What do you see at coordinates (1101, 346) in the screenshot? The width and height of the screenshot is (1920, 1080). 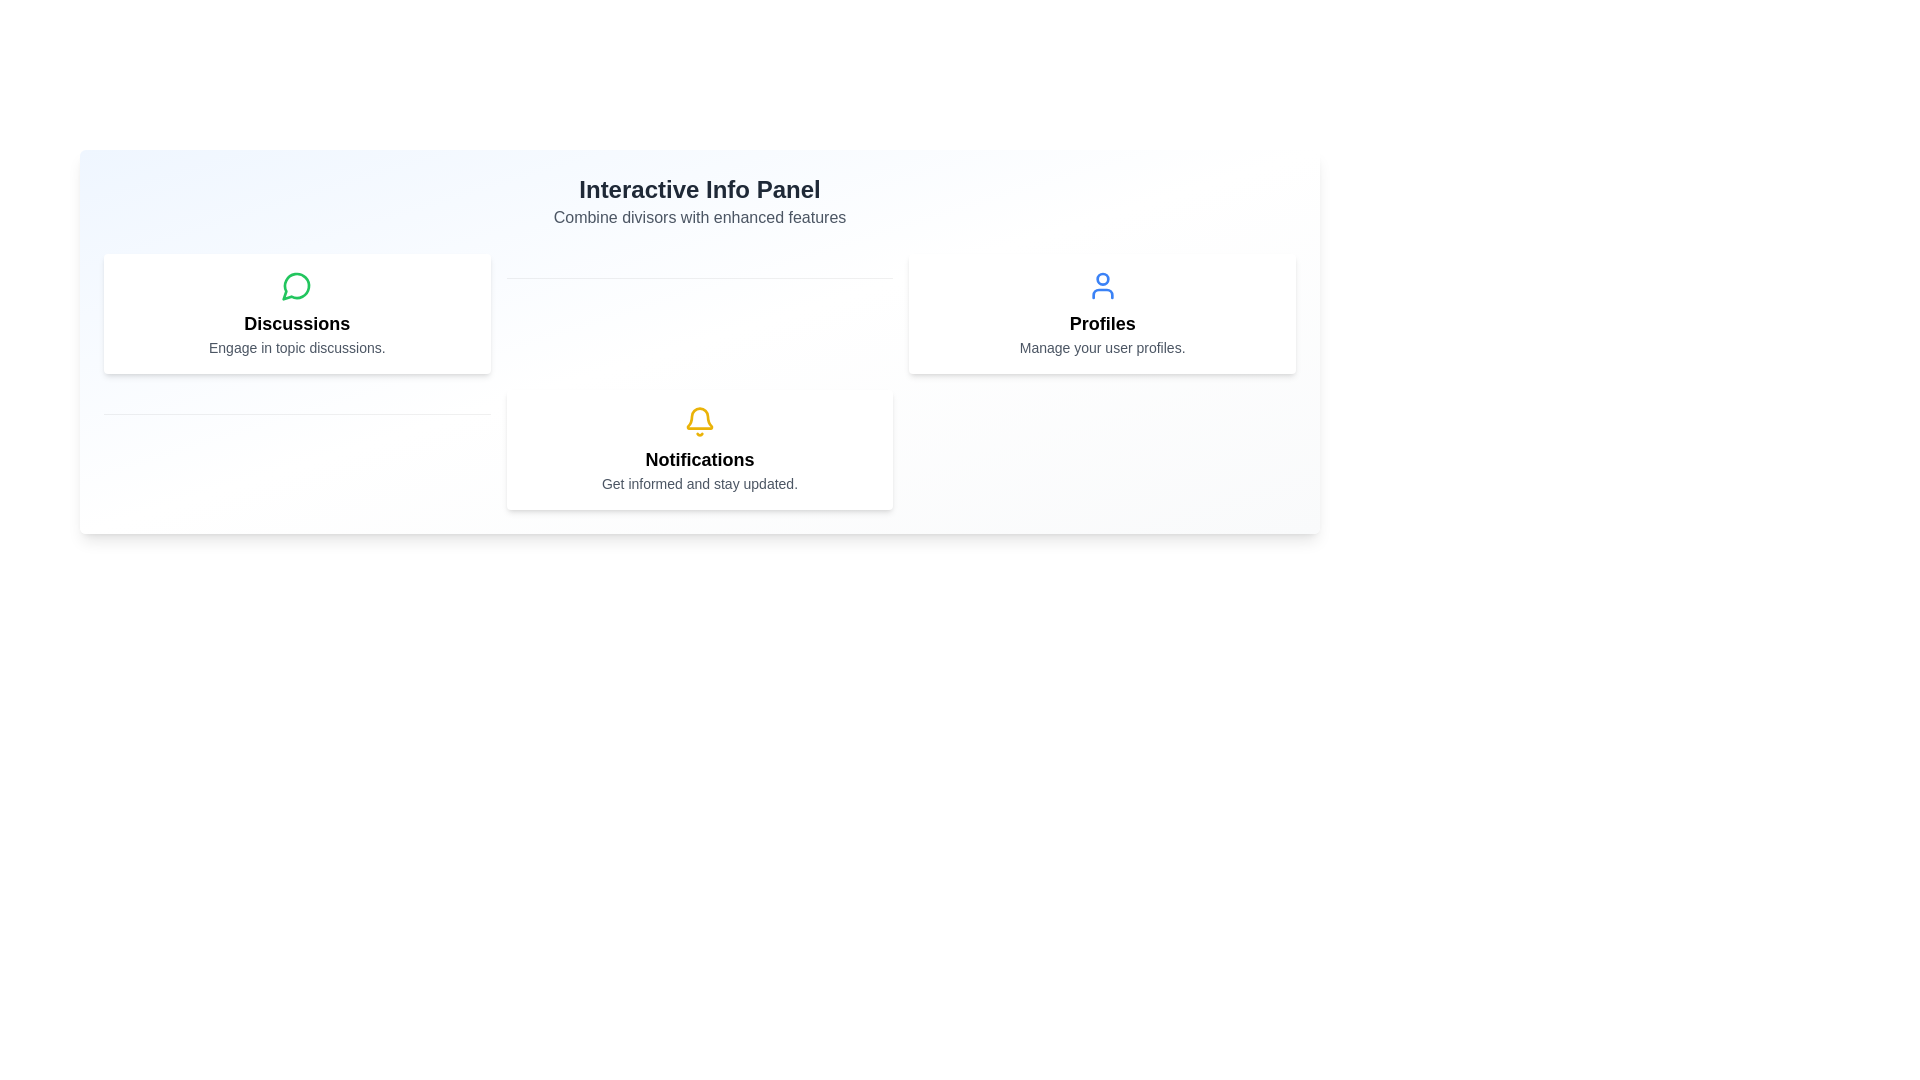 I see `the text label 'Manage your user profiles.' located within the 'Profiles' card in the top-right section of the user interface` at bounding box center [1101, 346].